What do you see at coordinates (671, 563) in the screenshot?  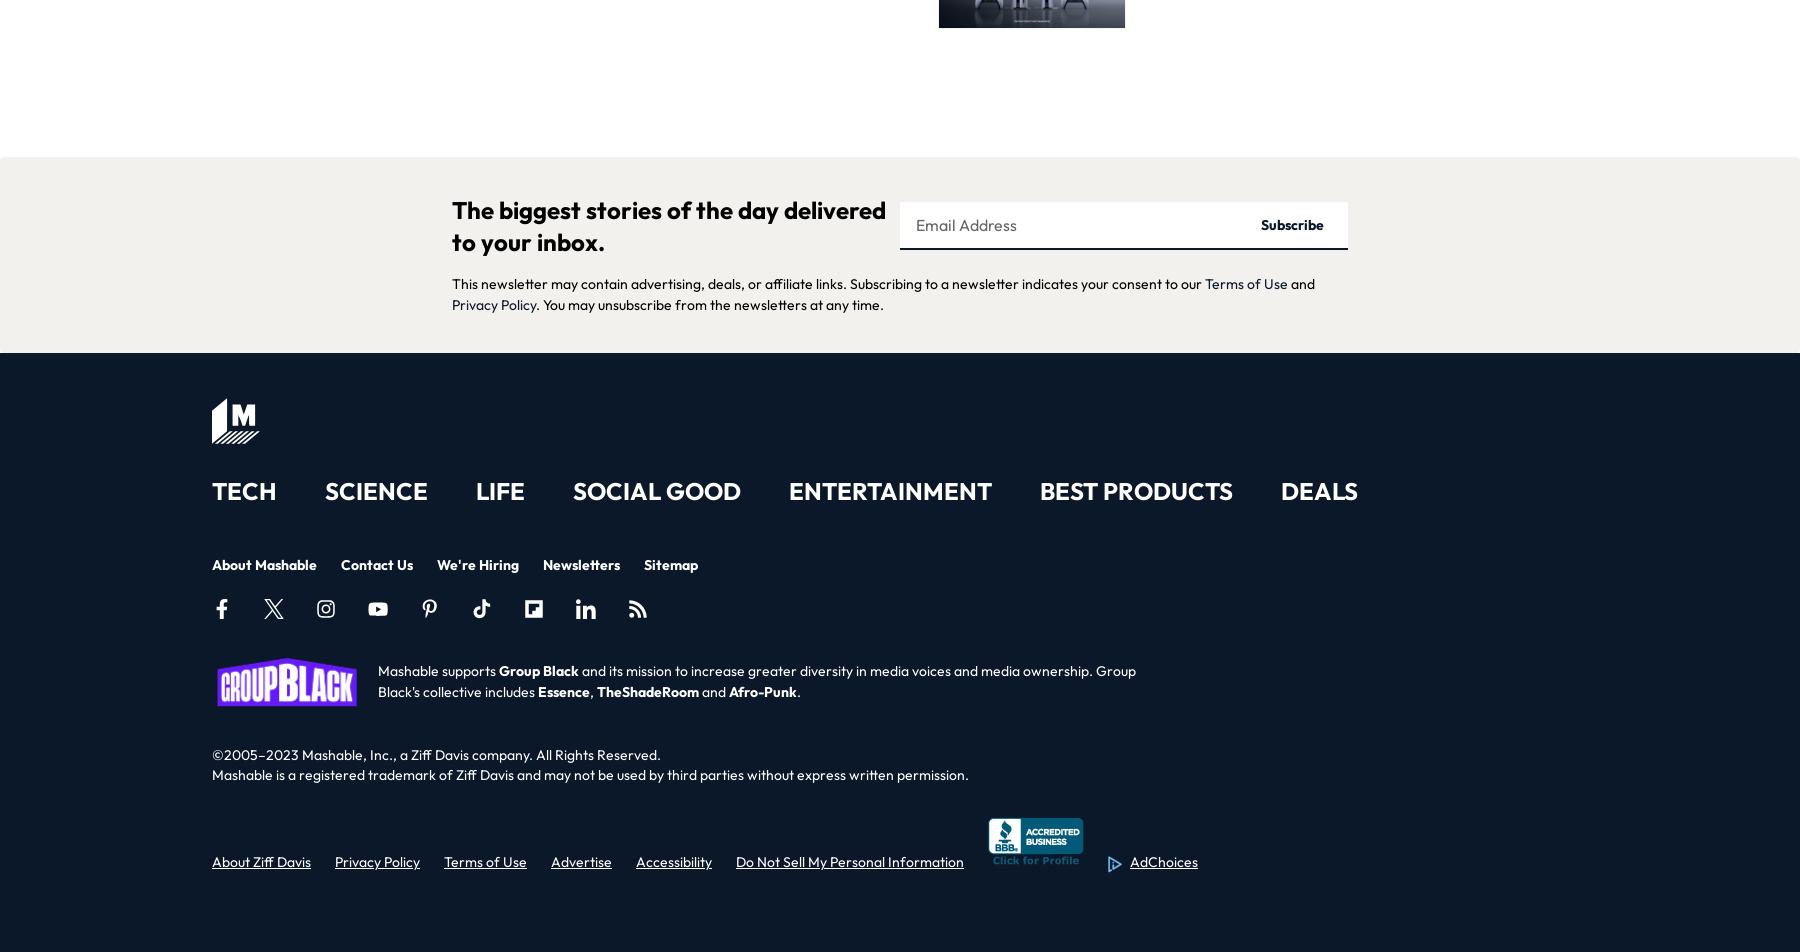 I see `'Sitemap'` at bounding box center [671, 563].